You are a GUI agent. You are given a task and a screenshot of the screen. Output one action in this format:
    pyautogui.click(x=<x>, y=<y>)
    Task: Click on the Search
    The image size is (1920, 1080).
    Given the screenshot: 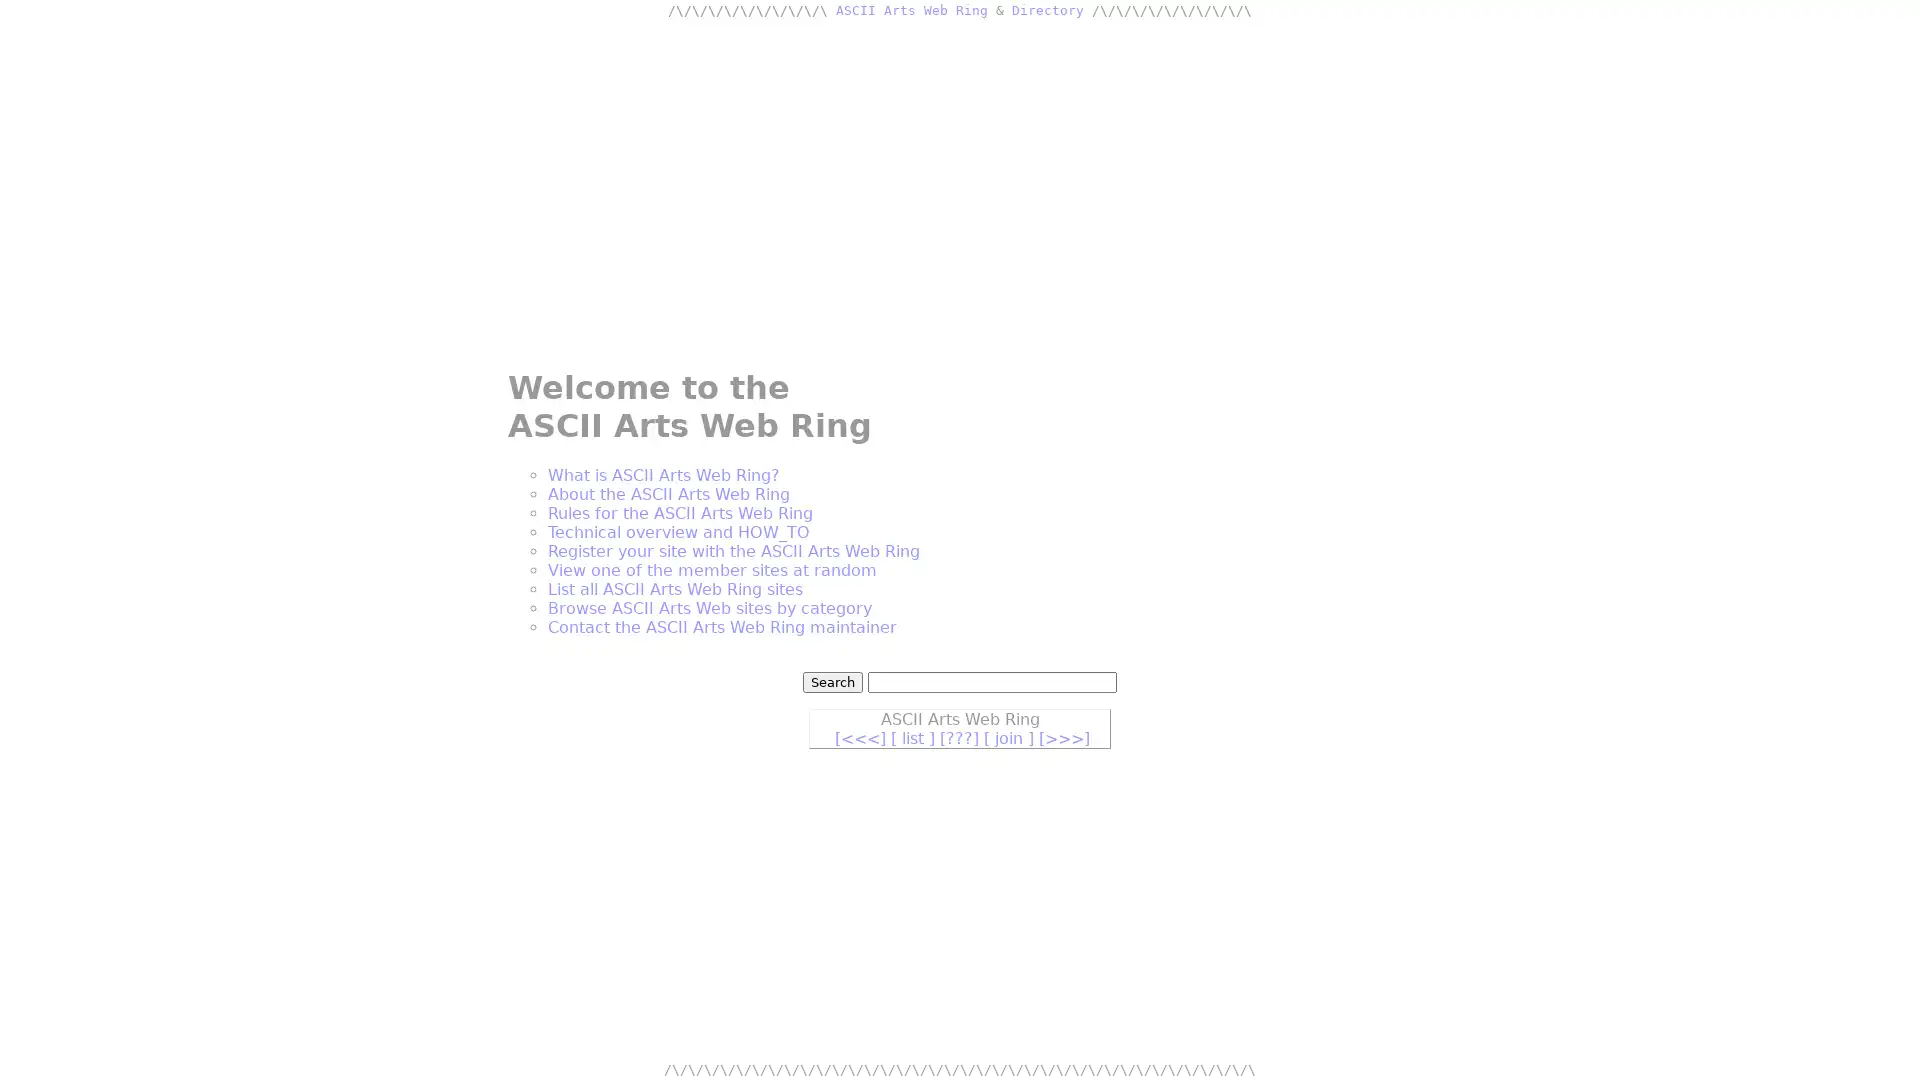 What is the action you would take?
    pyautogui.click(x=833, y=681)
    